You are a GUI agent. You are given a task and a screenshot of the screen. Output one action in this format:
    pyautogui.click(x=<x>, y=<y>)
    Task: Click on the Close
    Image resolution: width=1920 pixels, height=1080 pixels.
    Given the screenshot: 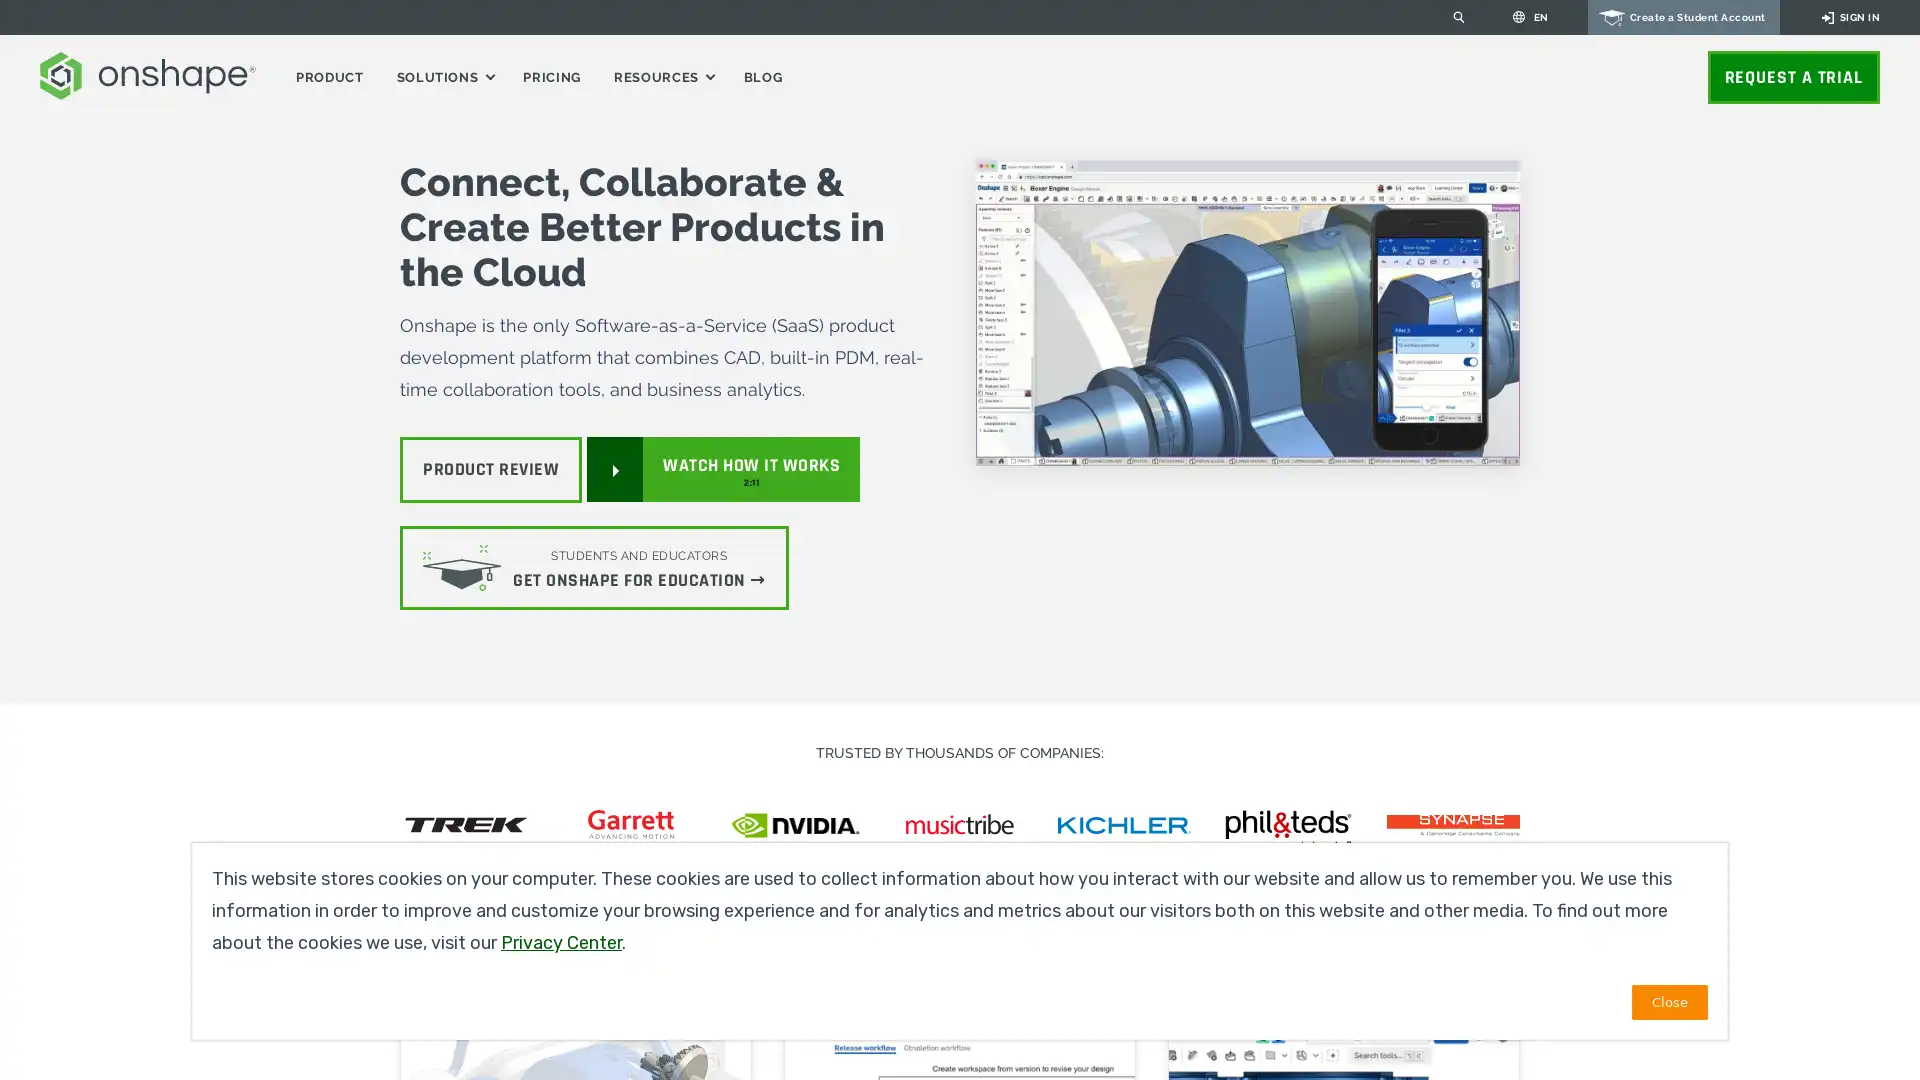 What is the action you would take?
    pyautogui.click(x=1670, y=1002)
    